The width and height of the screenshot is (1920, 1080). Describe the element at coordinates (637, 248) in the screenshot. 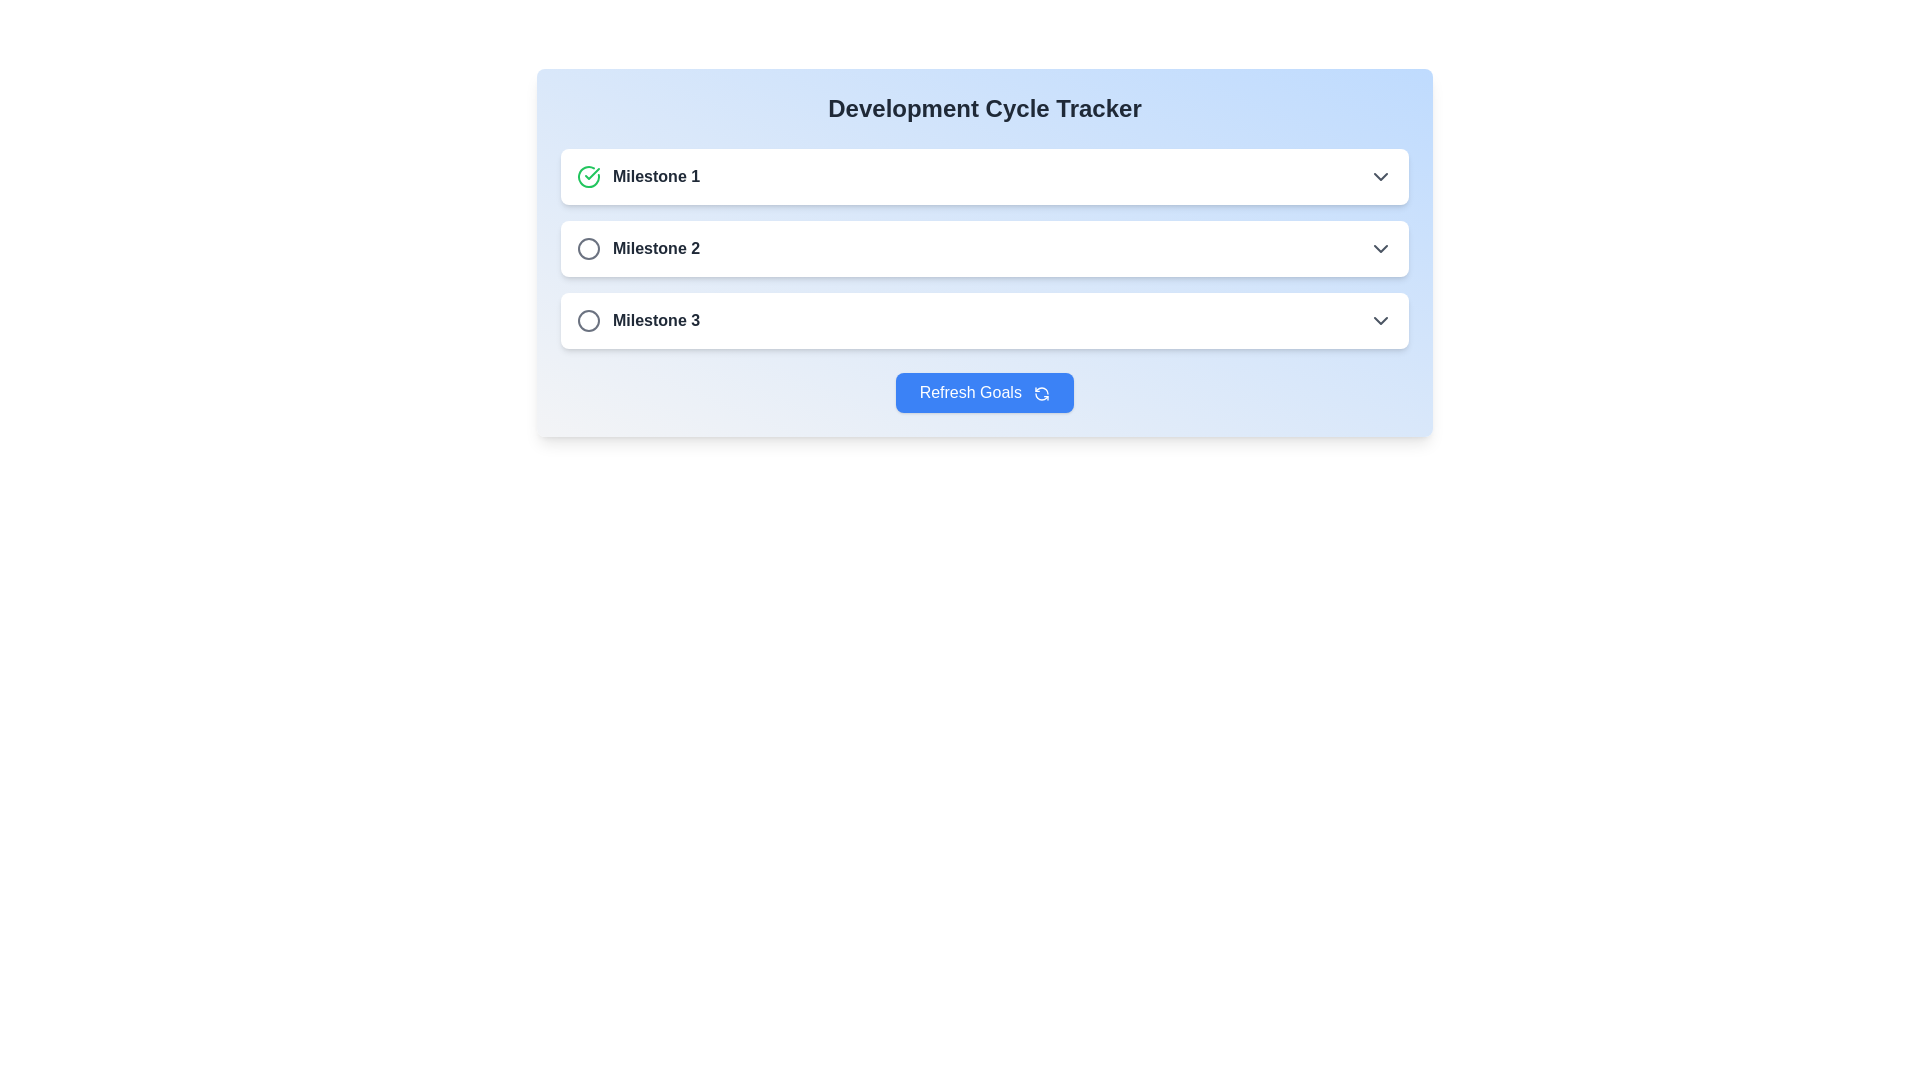

I see `the 'Milestone 2' label, which is styled in bold and dark gray and positioned below 'Milestone 1' and above 'Milestone 3'` at that location.